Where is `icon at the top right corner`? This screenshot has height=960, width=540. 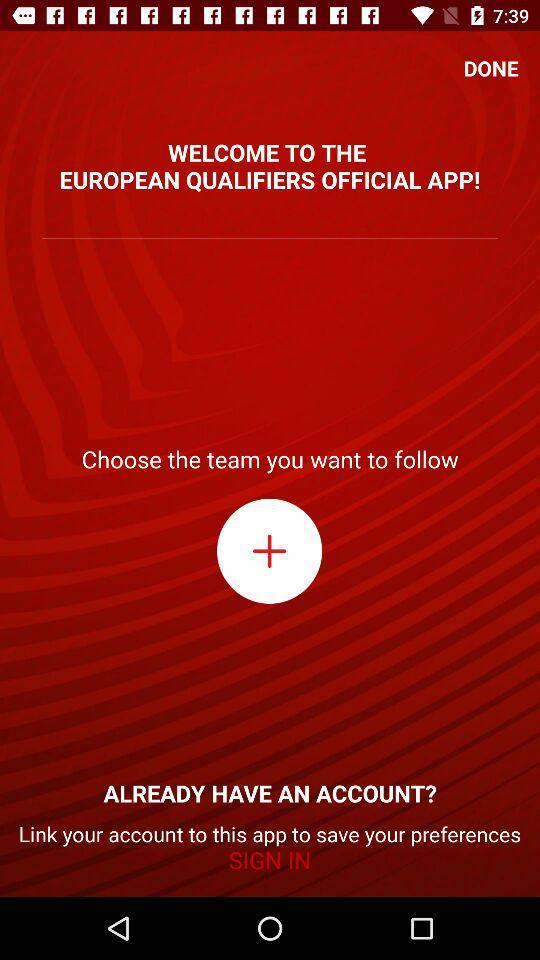 icon at the top right corner is located at coordinates (490, 68).